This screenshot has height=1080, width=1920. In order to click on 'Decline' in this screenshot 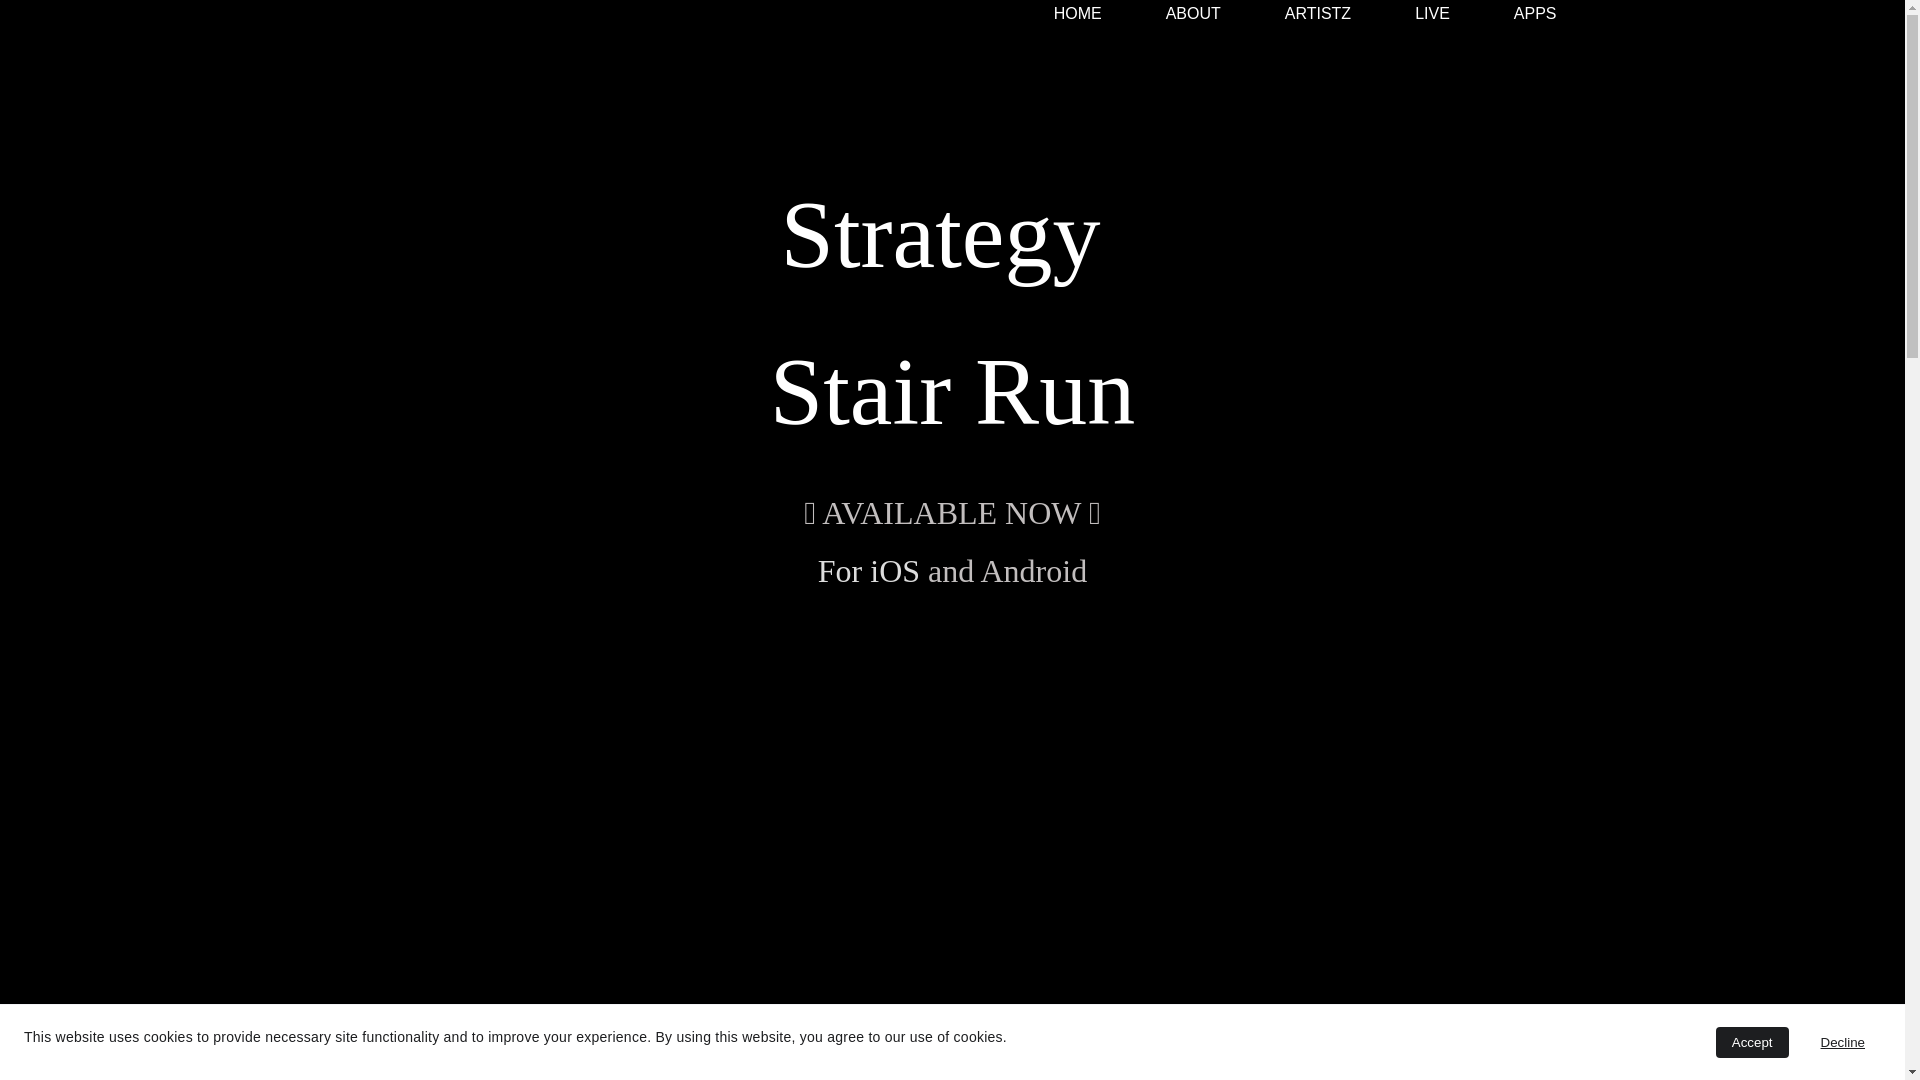, I will do `click(1842, 1041)`.